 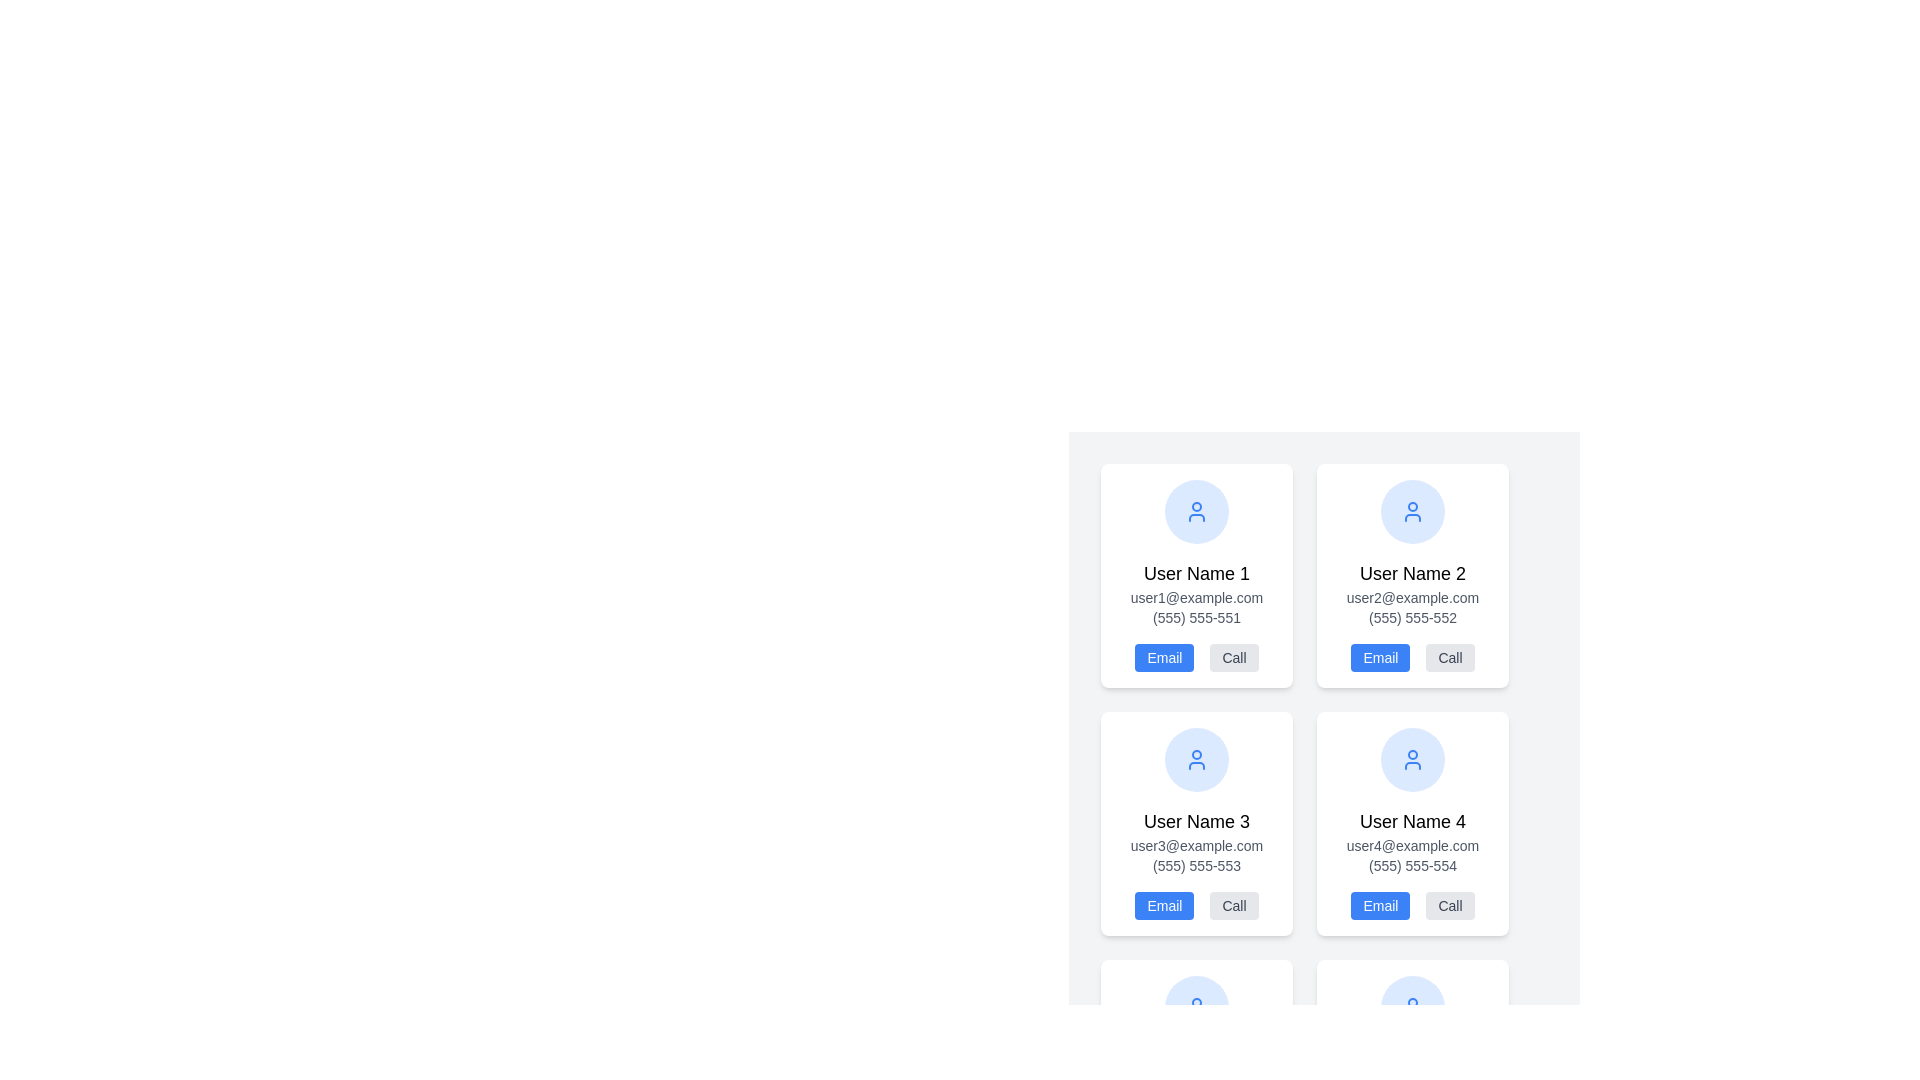 What do you see at coordinates (1450, 906) in the screenshot?
I see `the 'Call' button, which is a small, horizontally rectangular button with a rounded border and light gray background, located next to the 'Email' button in the contact card for 'User Name 4'` at bounding box center [1450, 906].